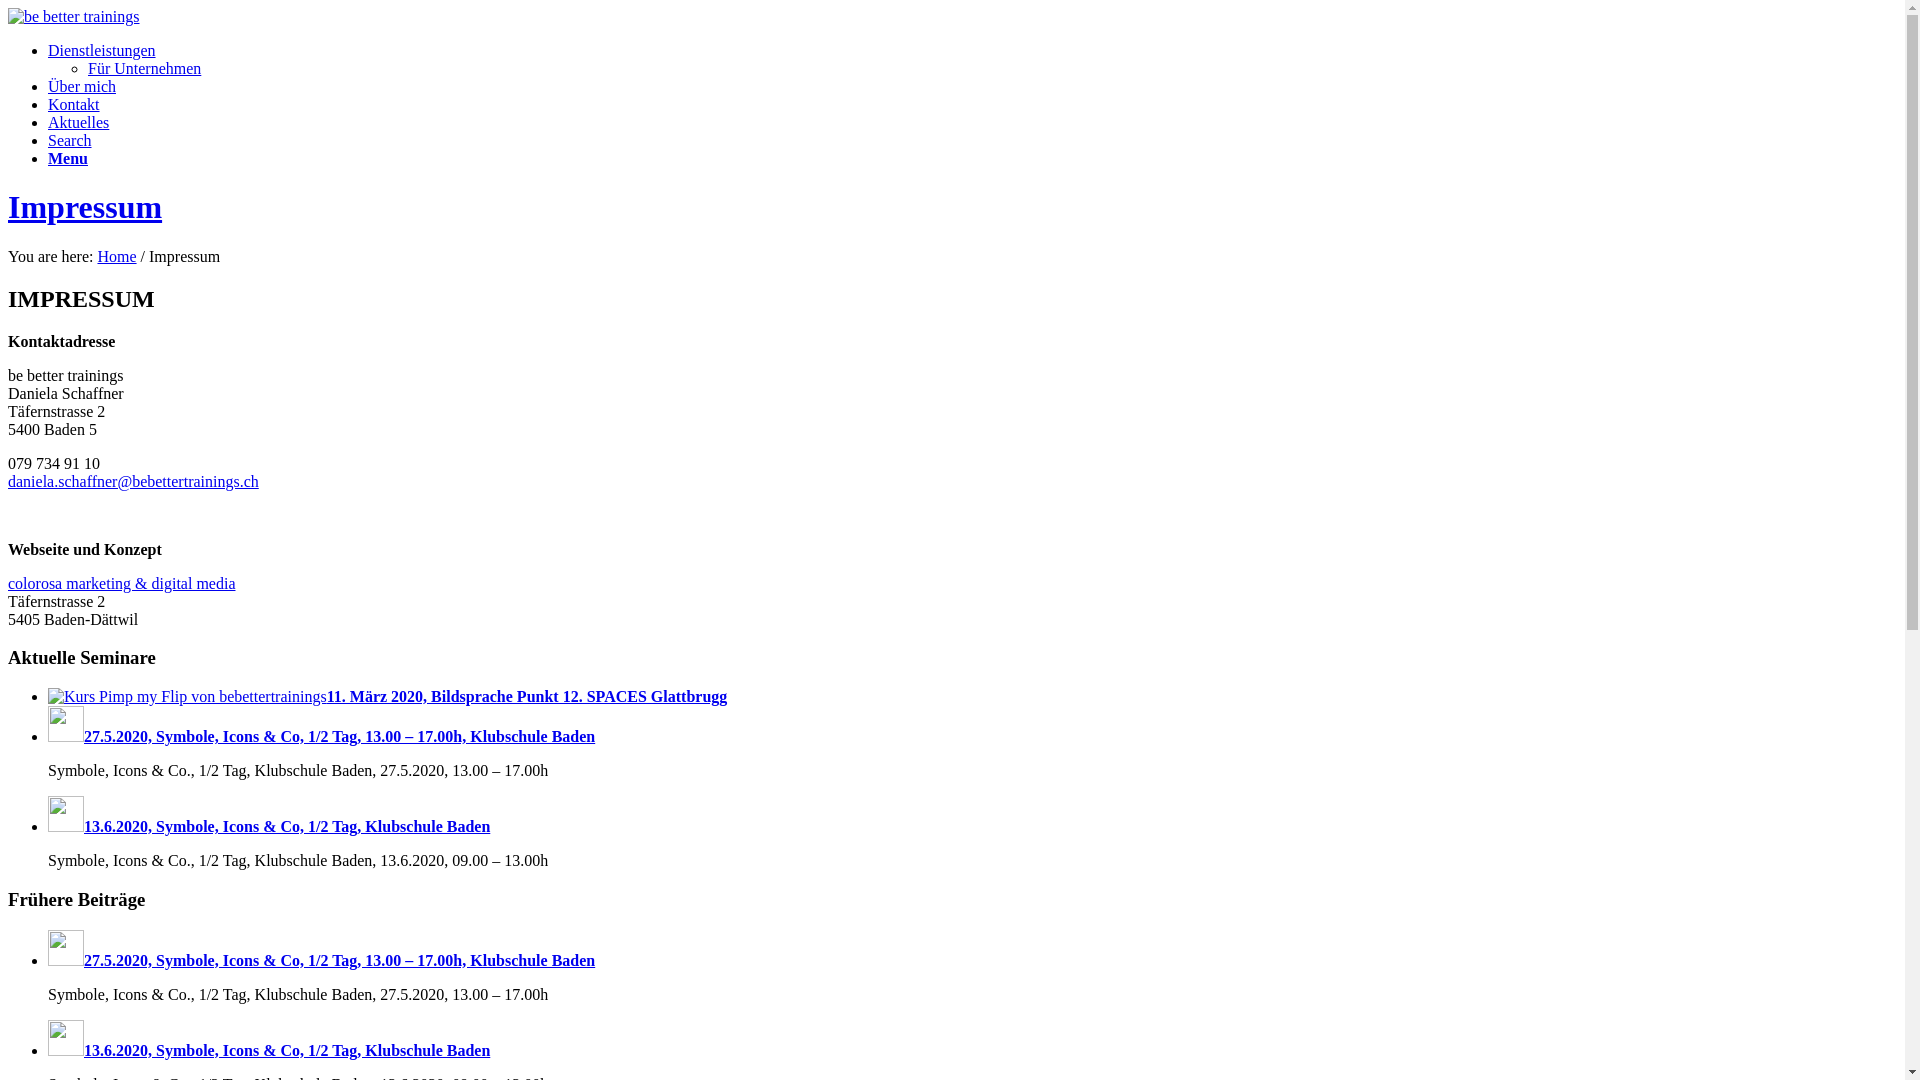  What do you see at coordinates (100, 49) in the screenshot?
I see `'Dienstleistungen'` at bounding box center [100, 49].